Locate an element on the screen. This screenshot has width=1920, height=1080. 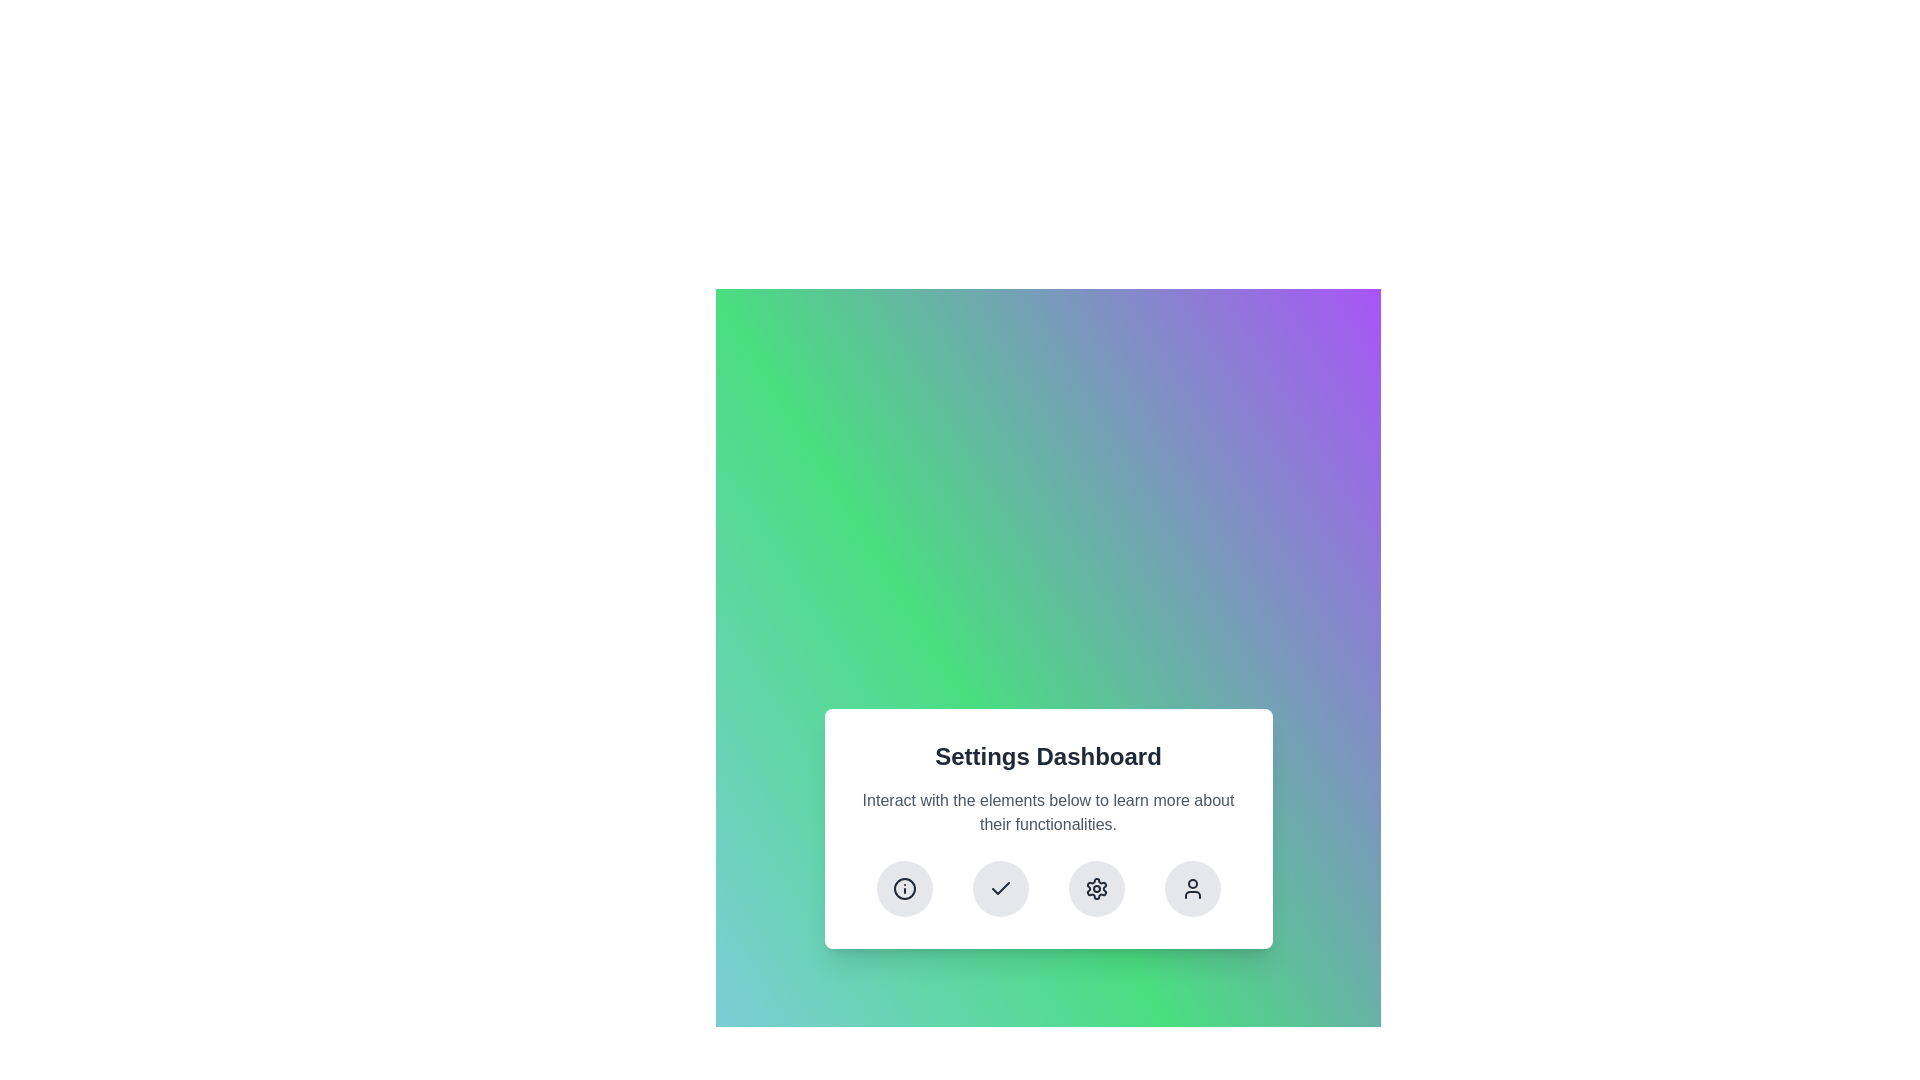
the circular button with a light gray background and checkmark icon, located centrally among four icon-based buttons at the bottom of the 'Settings Dashboard' card is located at coordinates (1000, 887).